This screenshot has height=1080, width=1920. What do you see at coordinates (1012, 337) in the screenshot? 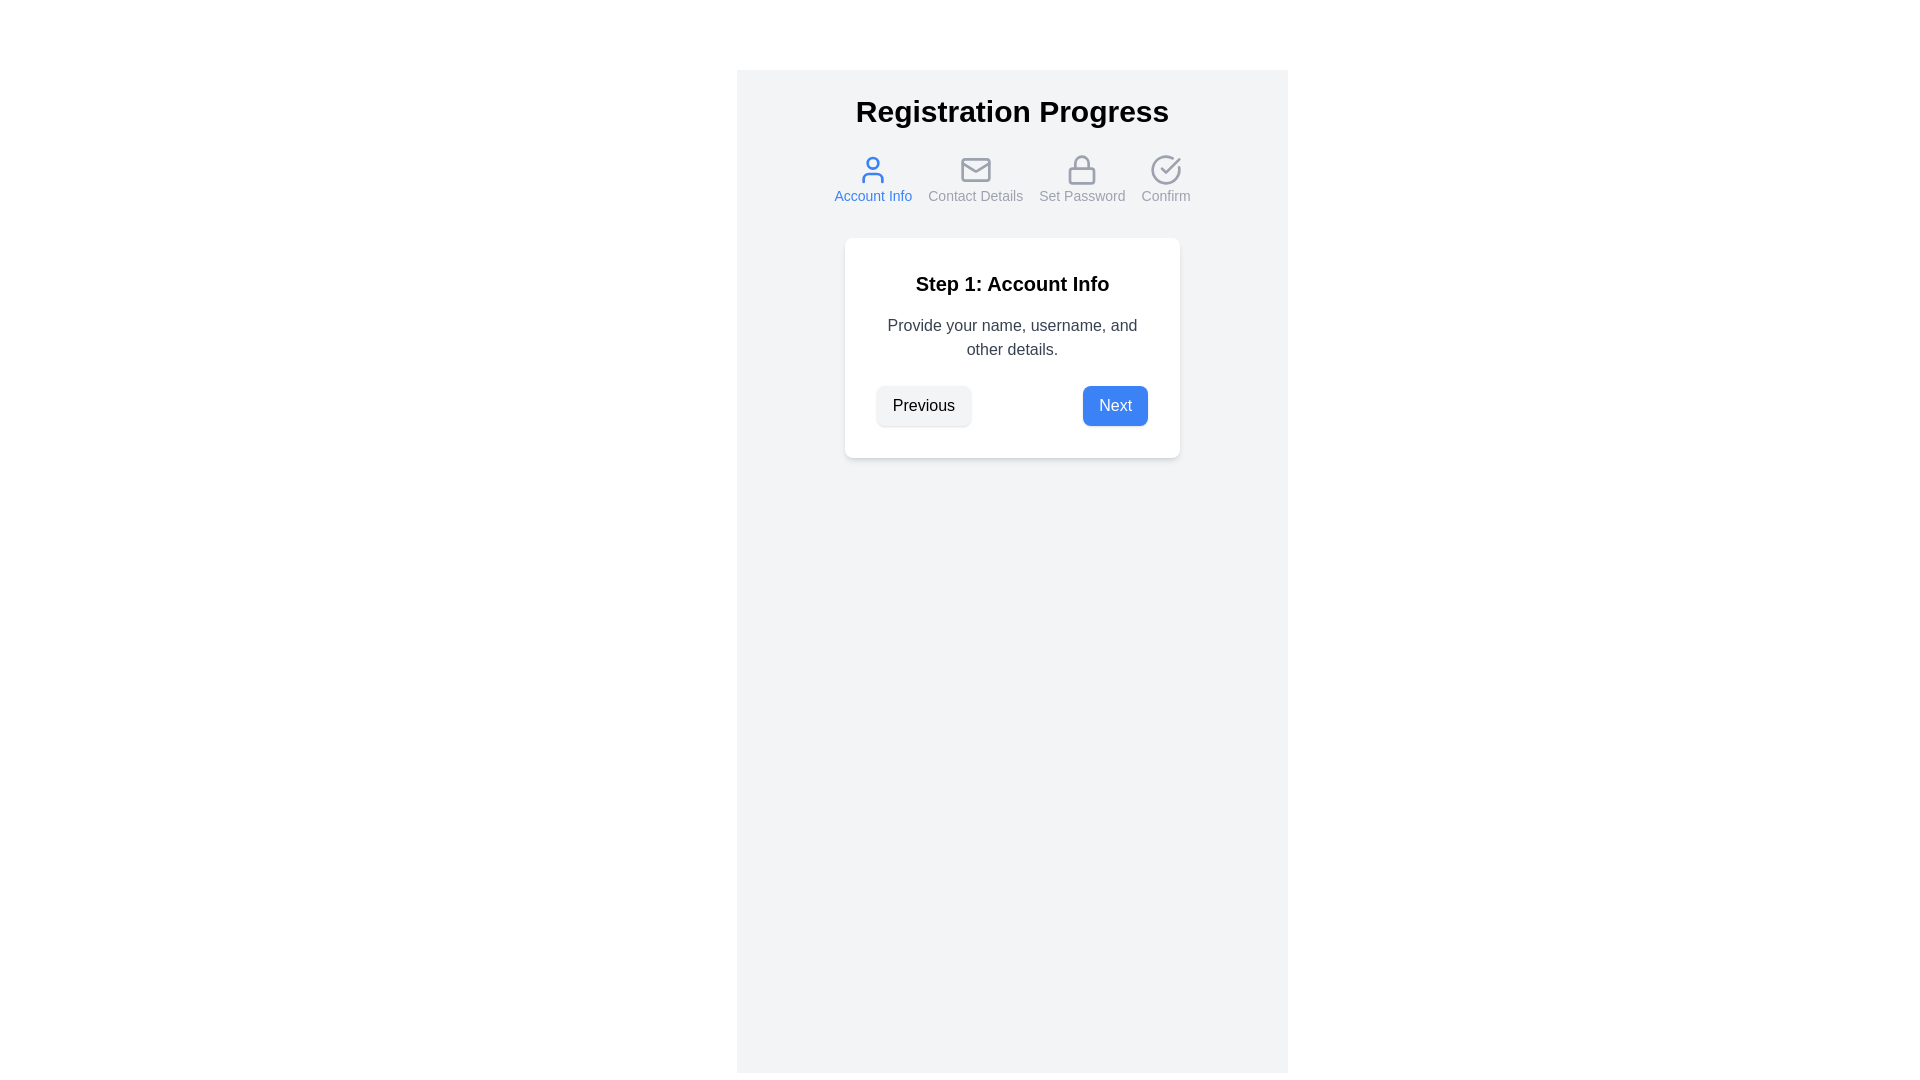
I see `the gray text label that instructs to 'Provide your name, username, and other details', located below the heading 'Step 1: Account Info'` at bounding box center [1012, 337].